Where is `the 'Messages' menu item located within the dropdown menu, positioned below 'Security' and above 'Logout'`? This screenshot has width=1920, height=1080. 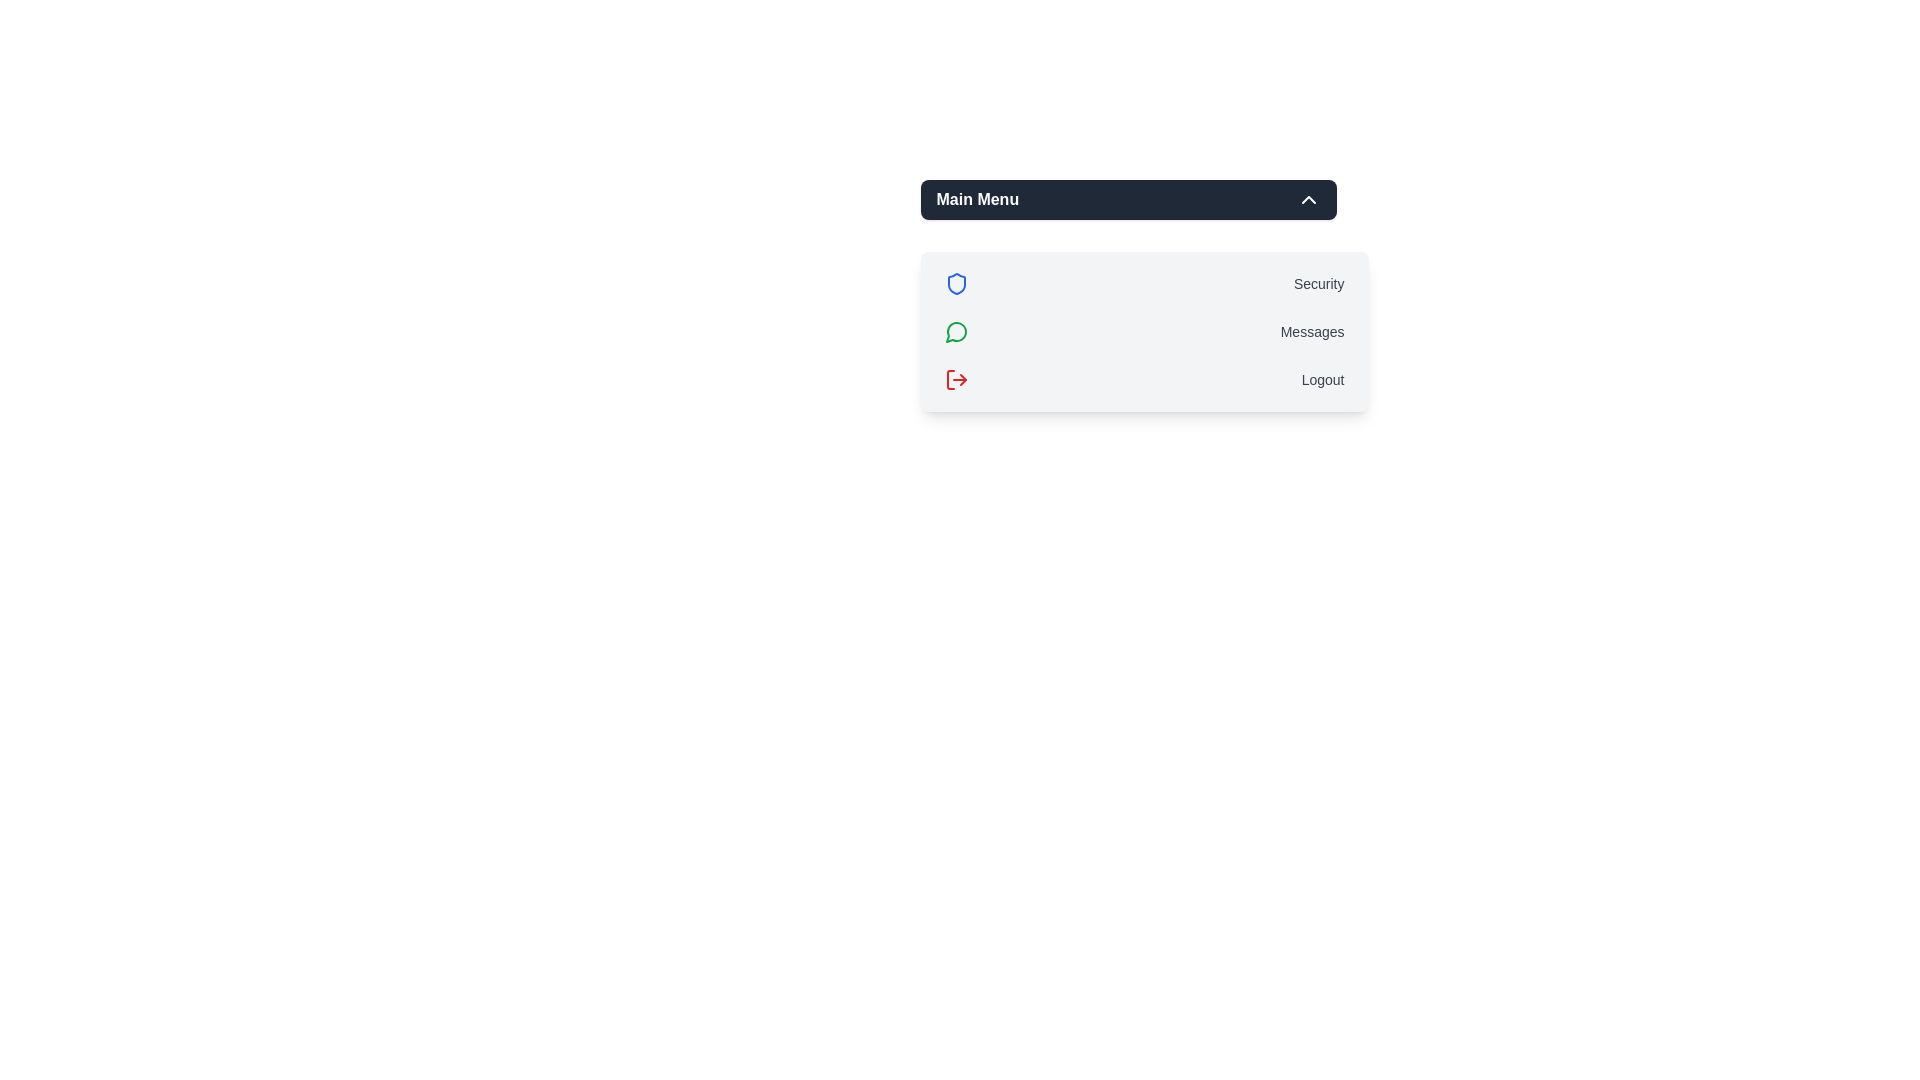
the 'Messages' menu item located within the dropdown menu, positioned below 'Security' and above 'Logout' is located at coordinates (1144, 330).